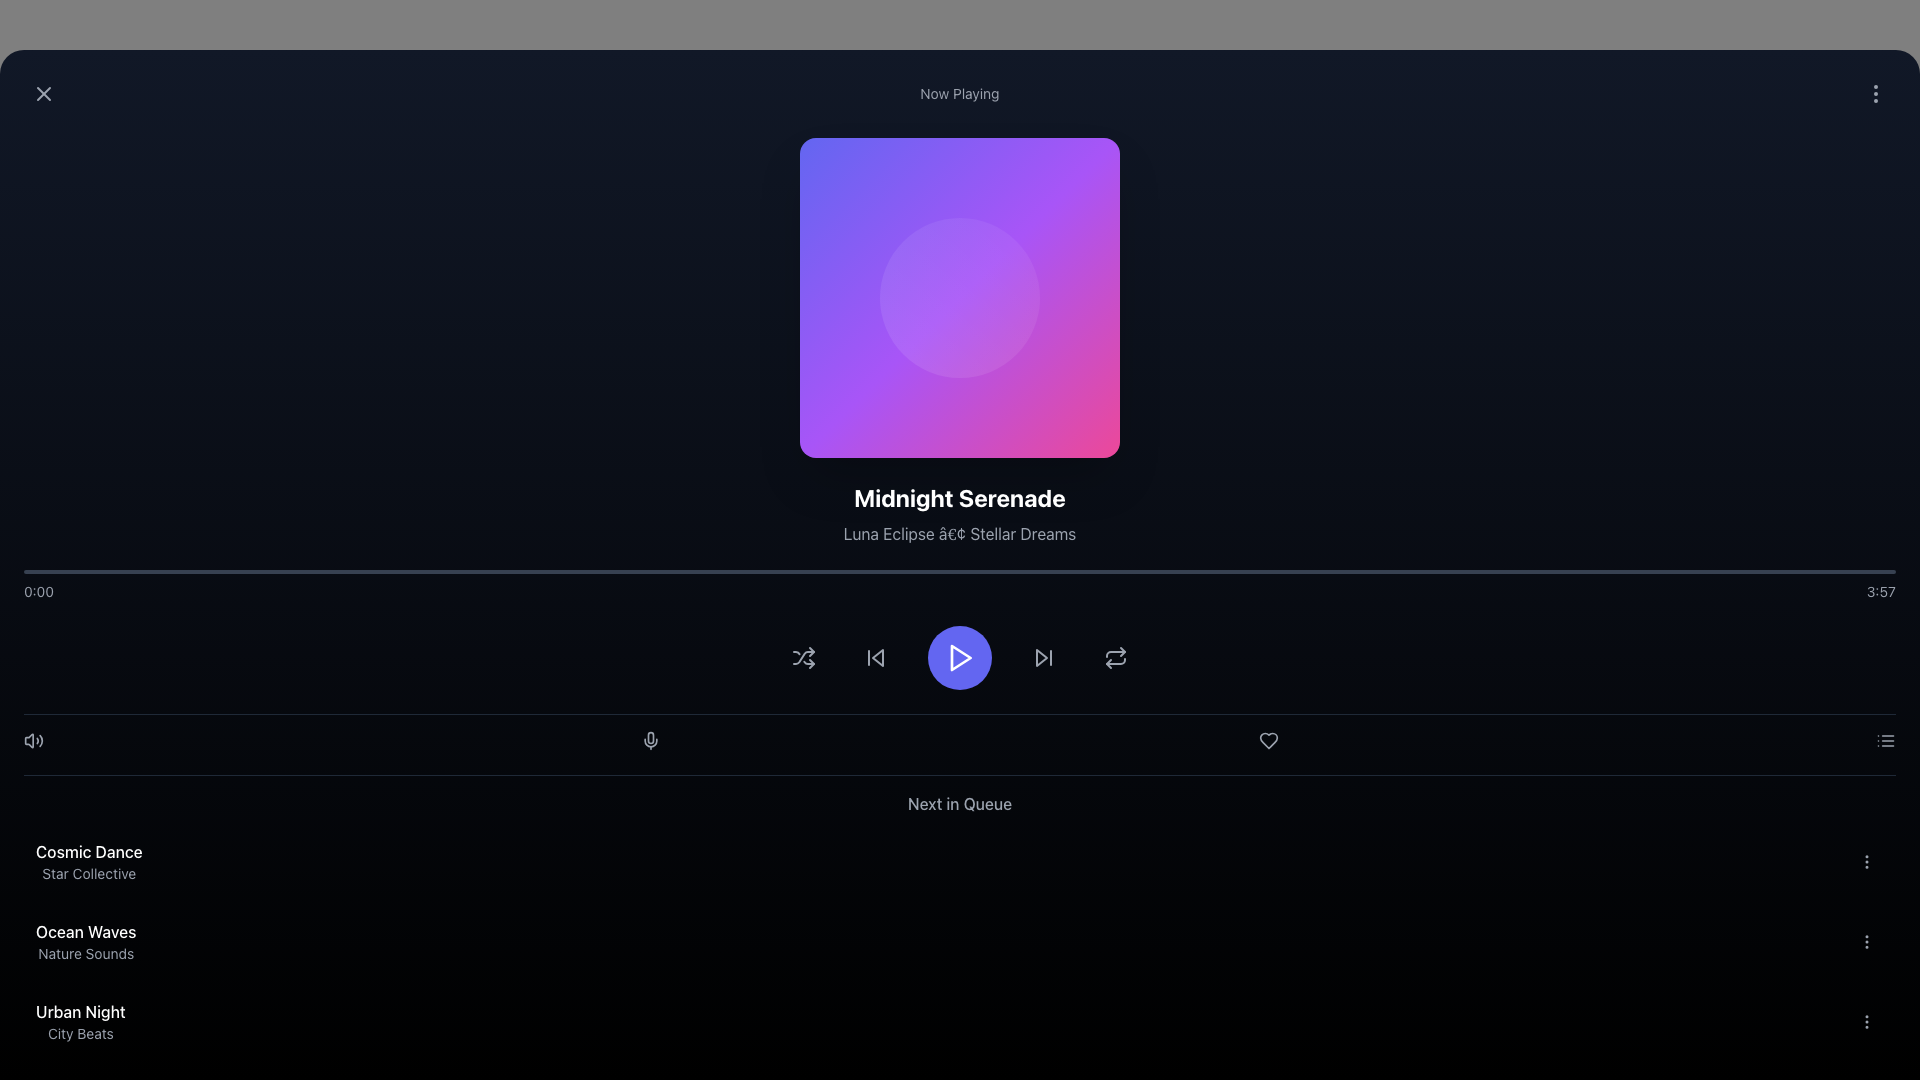 The image size is (1920, 1080). I want to click on the shuffle icon button located at the bottom center of the interface, so click(804, 658).